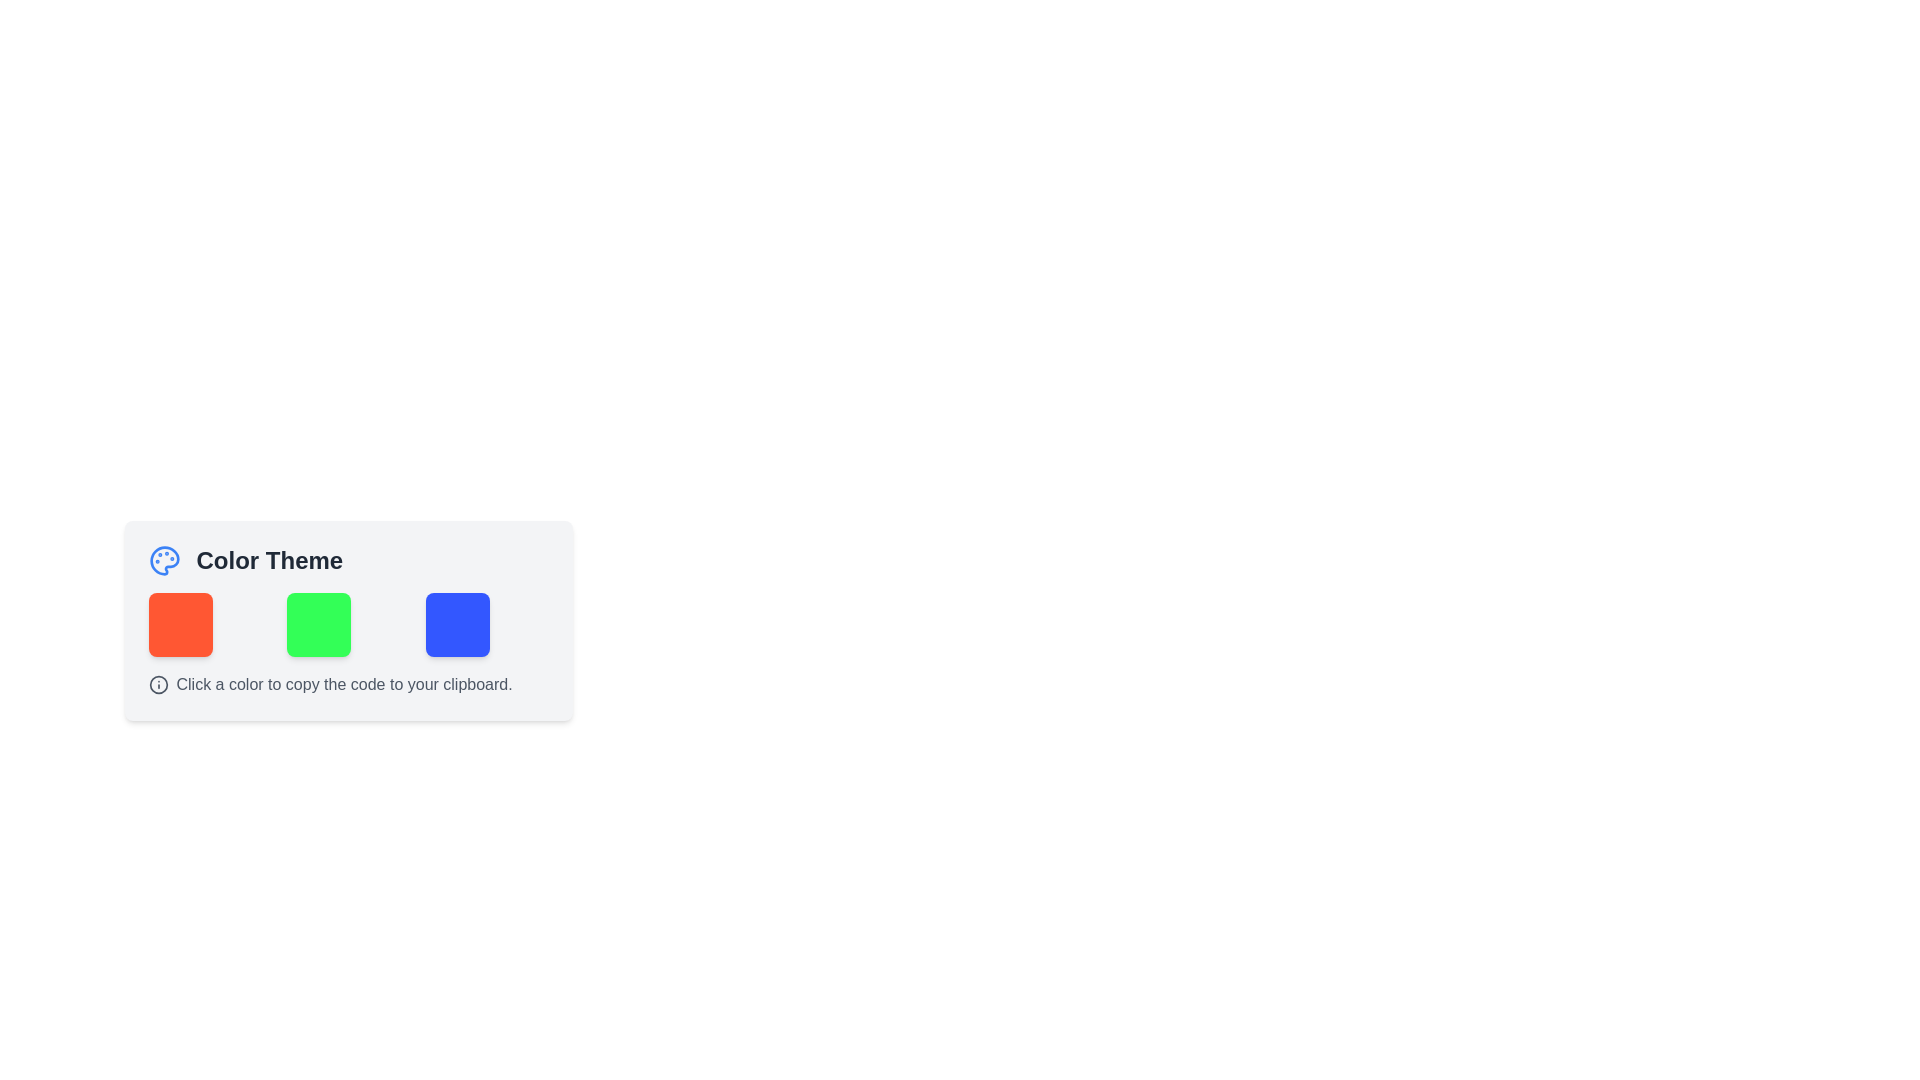  I want to click on the color blocks in the Fixed overlay panel titled 'Color Theme' to copy the color code, so click(348, 648).